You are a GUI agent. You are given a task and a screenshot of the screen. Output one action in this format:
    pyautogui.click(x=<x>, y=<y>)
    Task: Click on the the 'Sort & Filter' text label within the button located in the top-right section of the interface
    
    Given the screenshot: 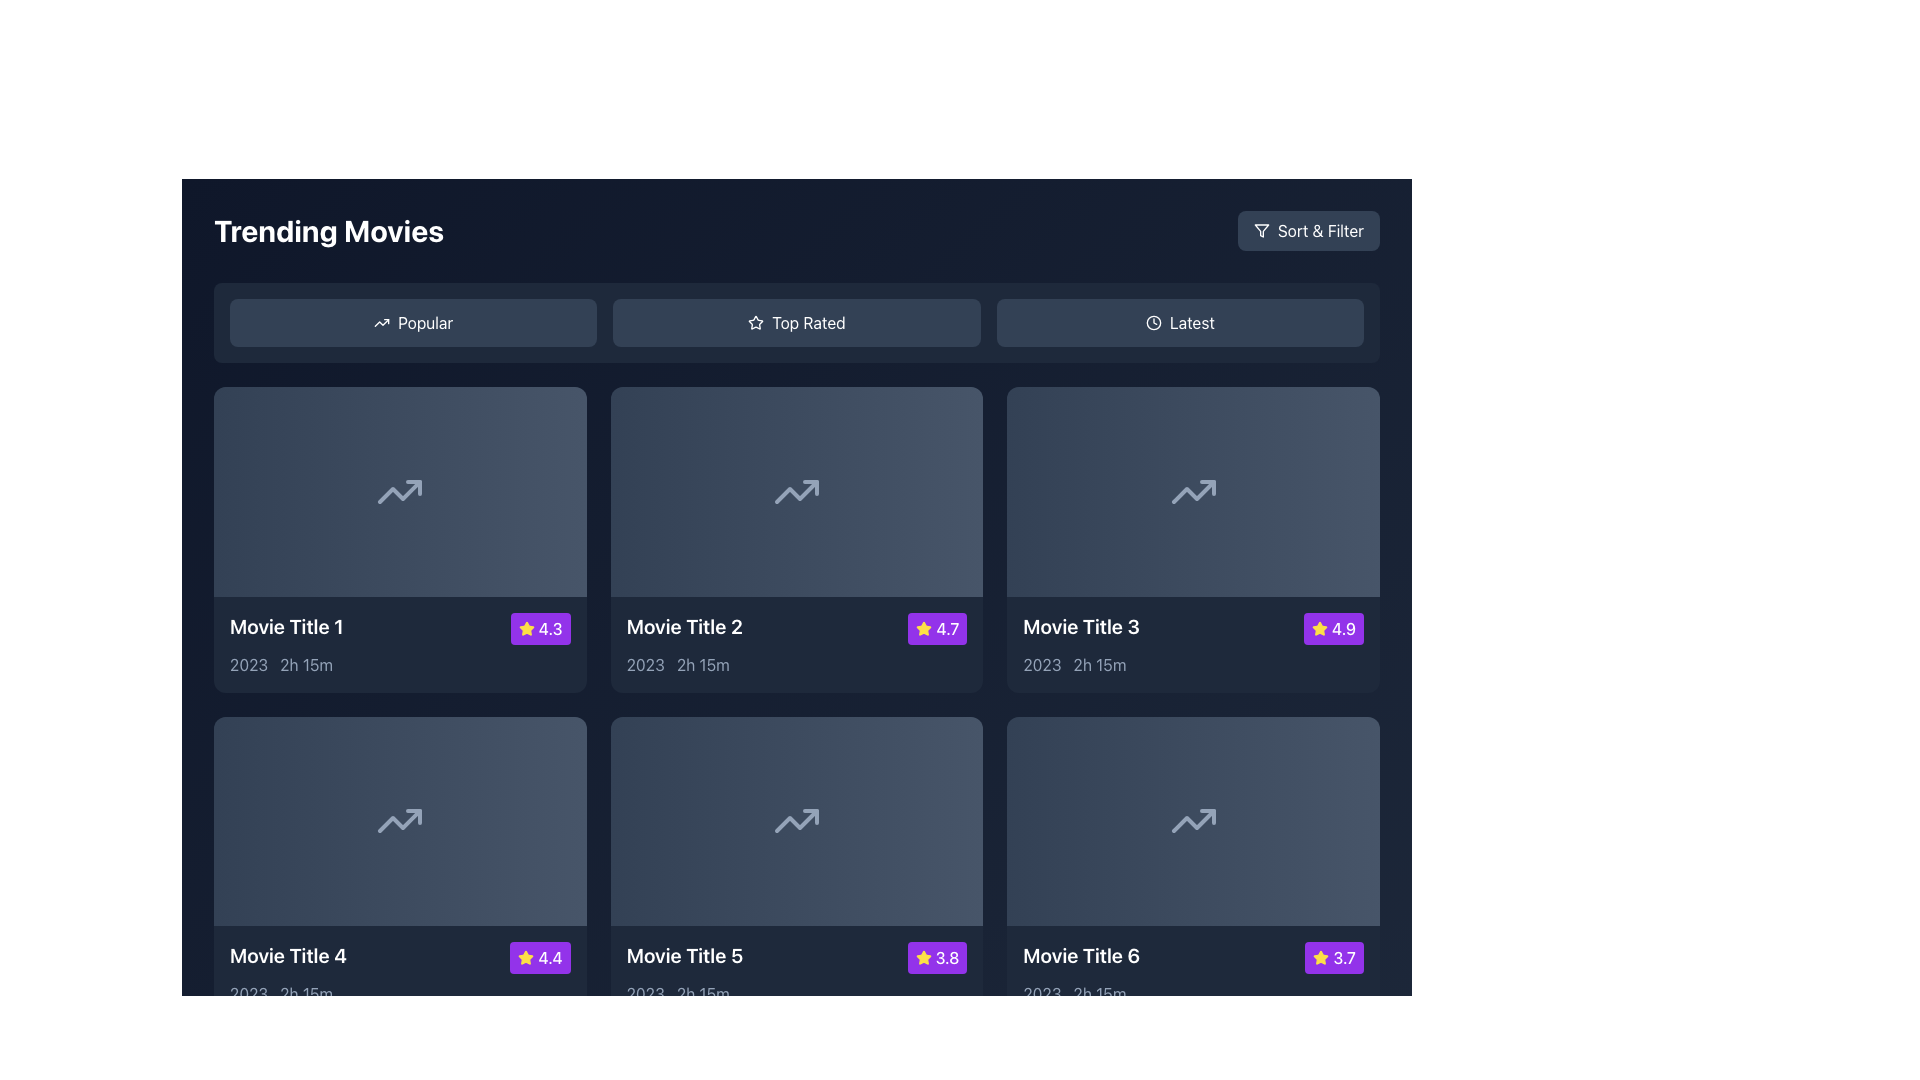 What is the action you would take?
    pyautogui.click(x=1320, y=230)
    